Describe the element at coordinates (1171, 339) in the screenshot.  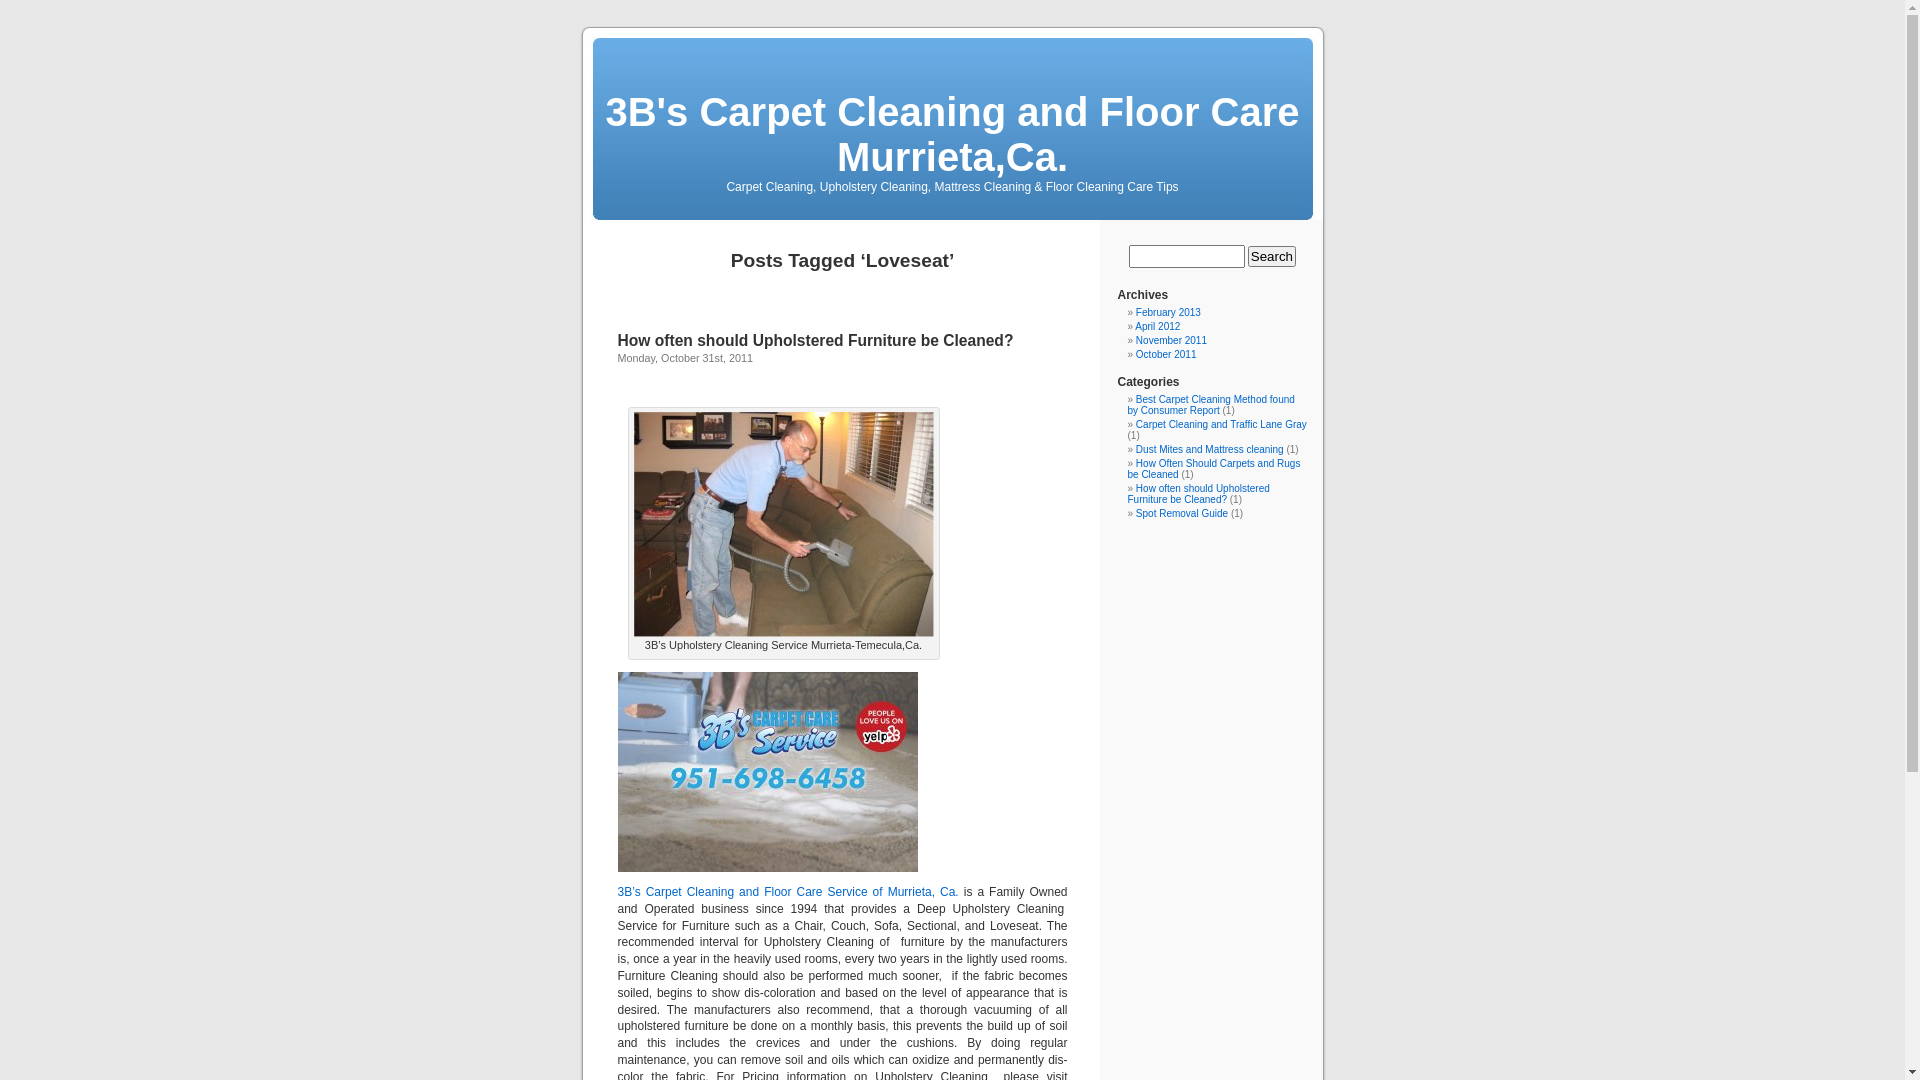
I see `'November 2011'` at that location.